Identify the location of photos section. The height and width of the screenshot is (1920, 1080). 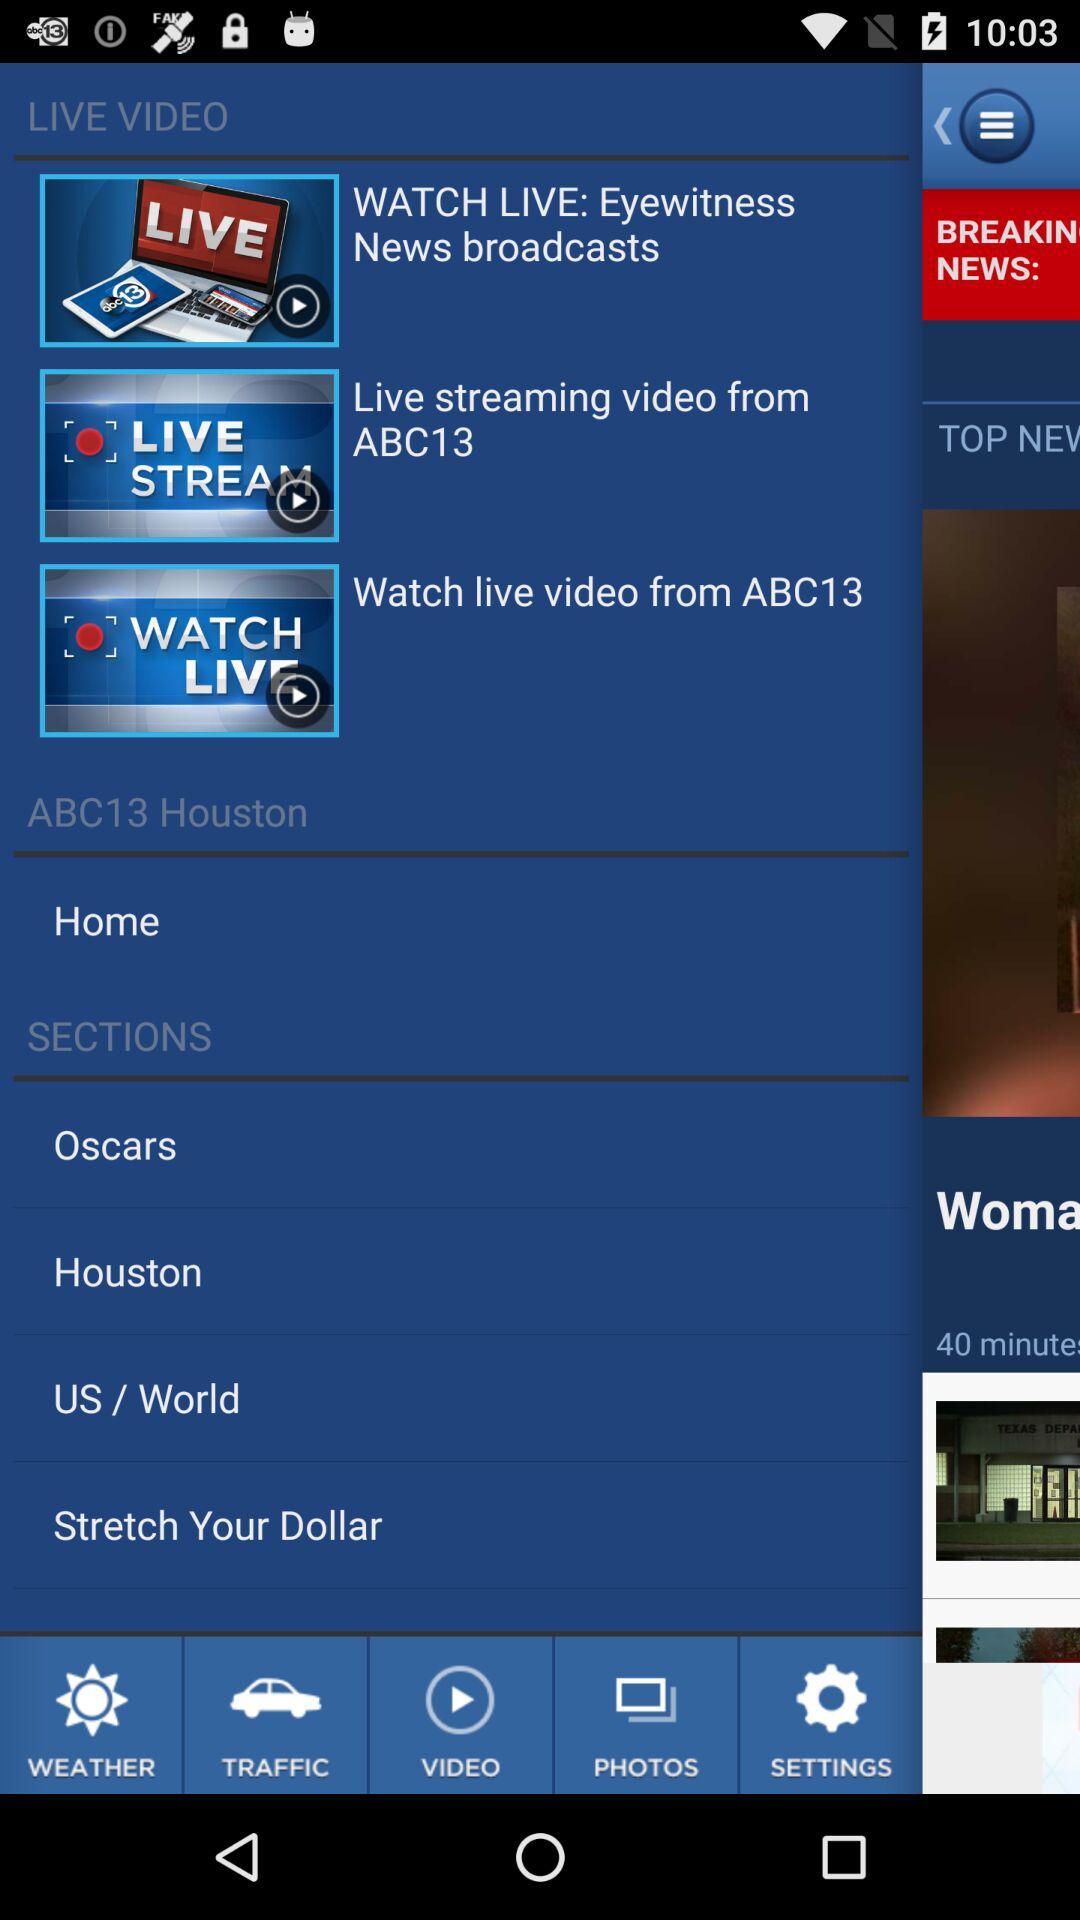
(646, 1714).